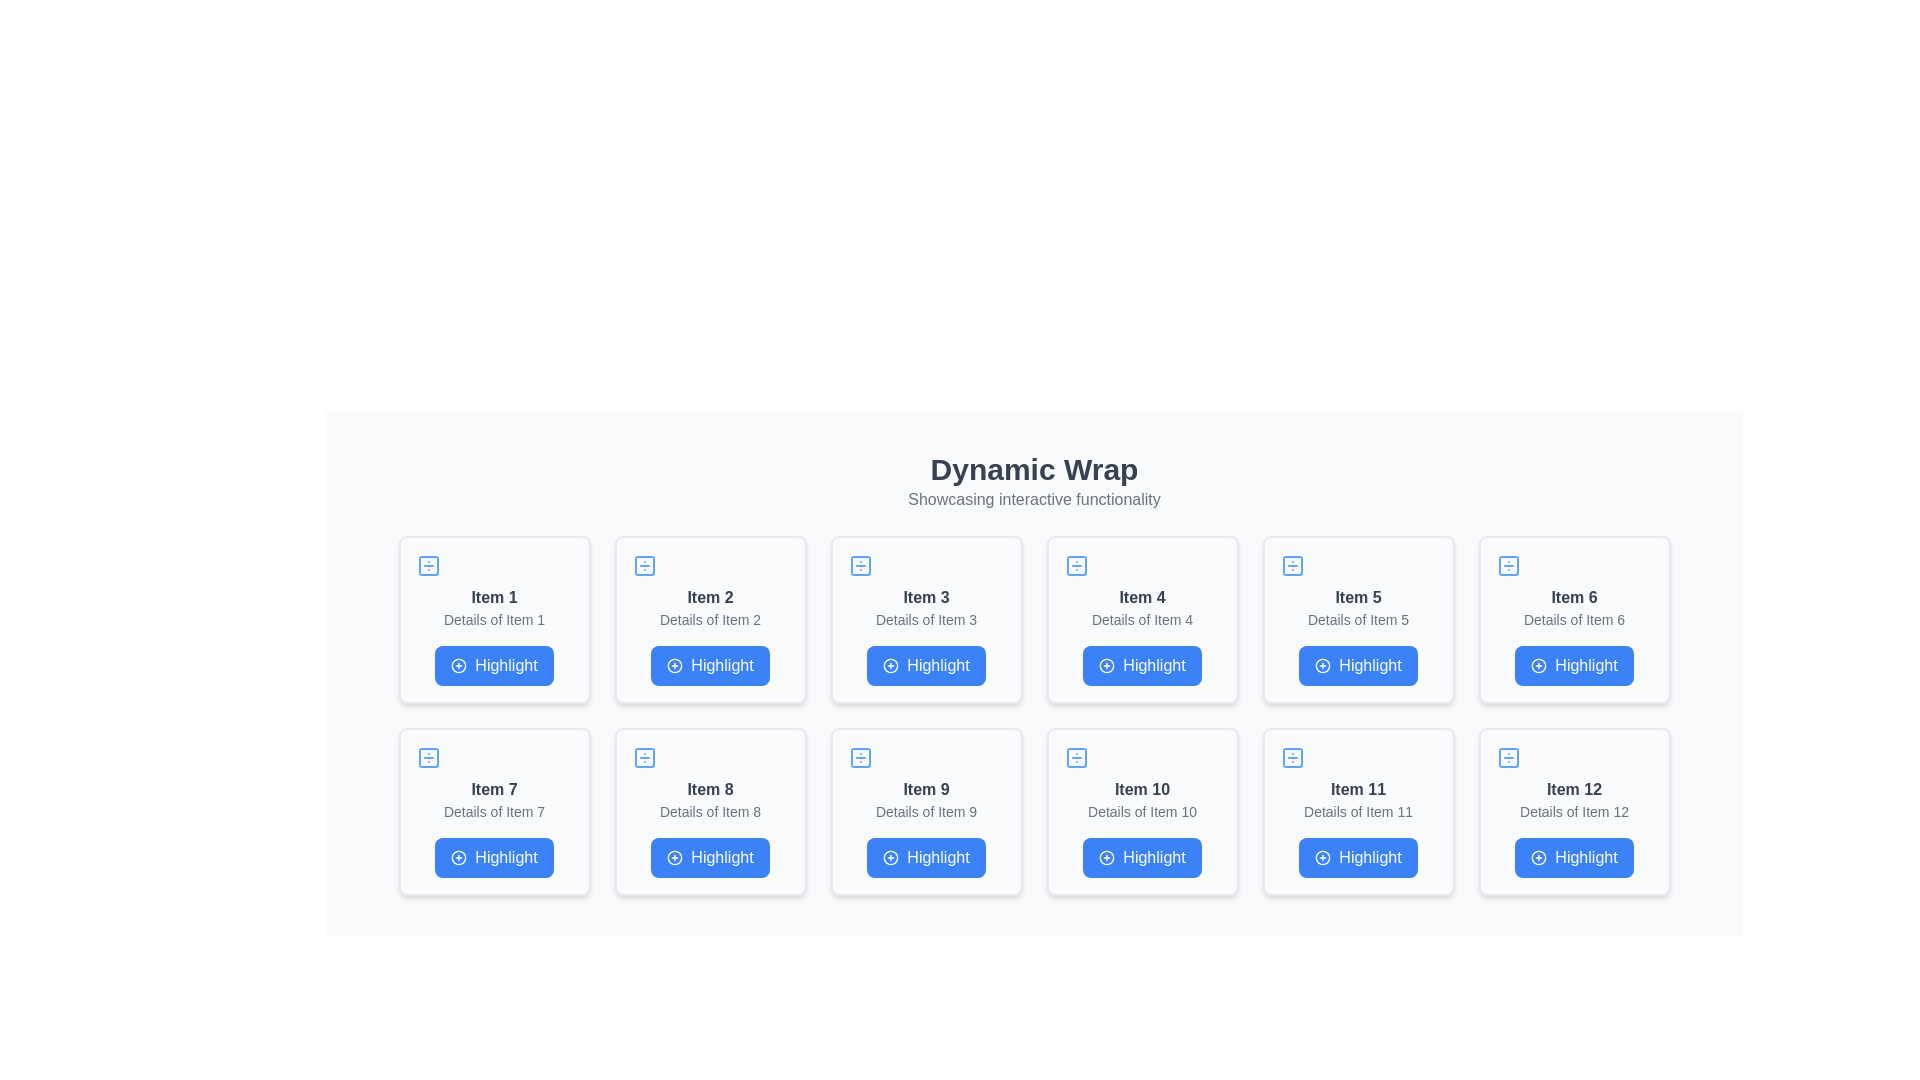  Describe the element at coordinates (675, 856) in the screenshot. I see `the SVG circle that serves as the circular background of the plus icon located to the left of the text 'Highlight' in the 'Item 8' section` at that location.